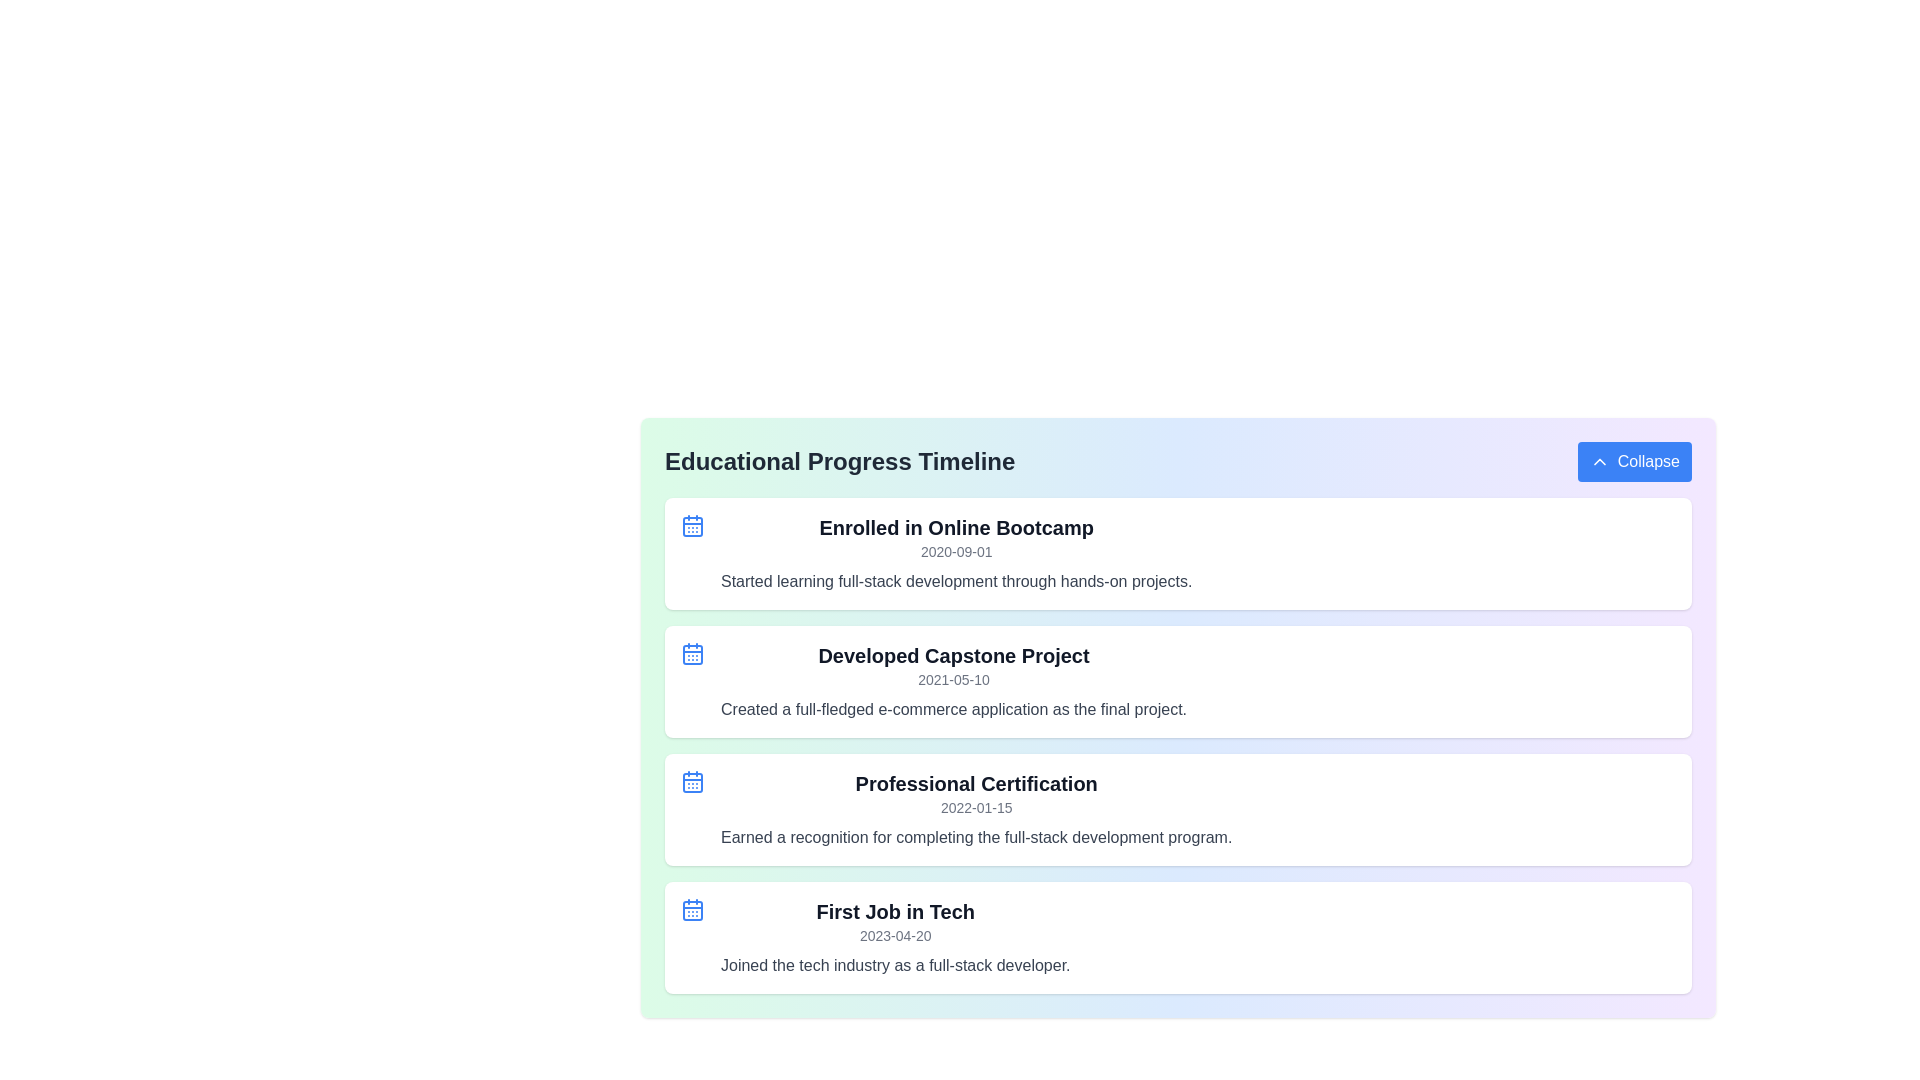 The width and height of the screenshot is (1920, 1080). What do you see at coordinates (1178, 554) in the screenshot?
I see `the topmost milestone in the vertical timeline layout` at bounding box center [1178, 554].